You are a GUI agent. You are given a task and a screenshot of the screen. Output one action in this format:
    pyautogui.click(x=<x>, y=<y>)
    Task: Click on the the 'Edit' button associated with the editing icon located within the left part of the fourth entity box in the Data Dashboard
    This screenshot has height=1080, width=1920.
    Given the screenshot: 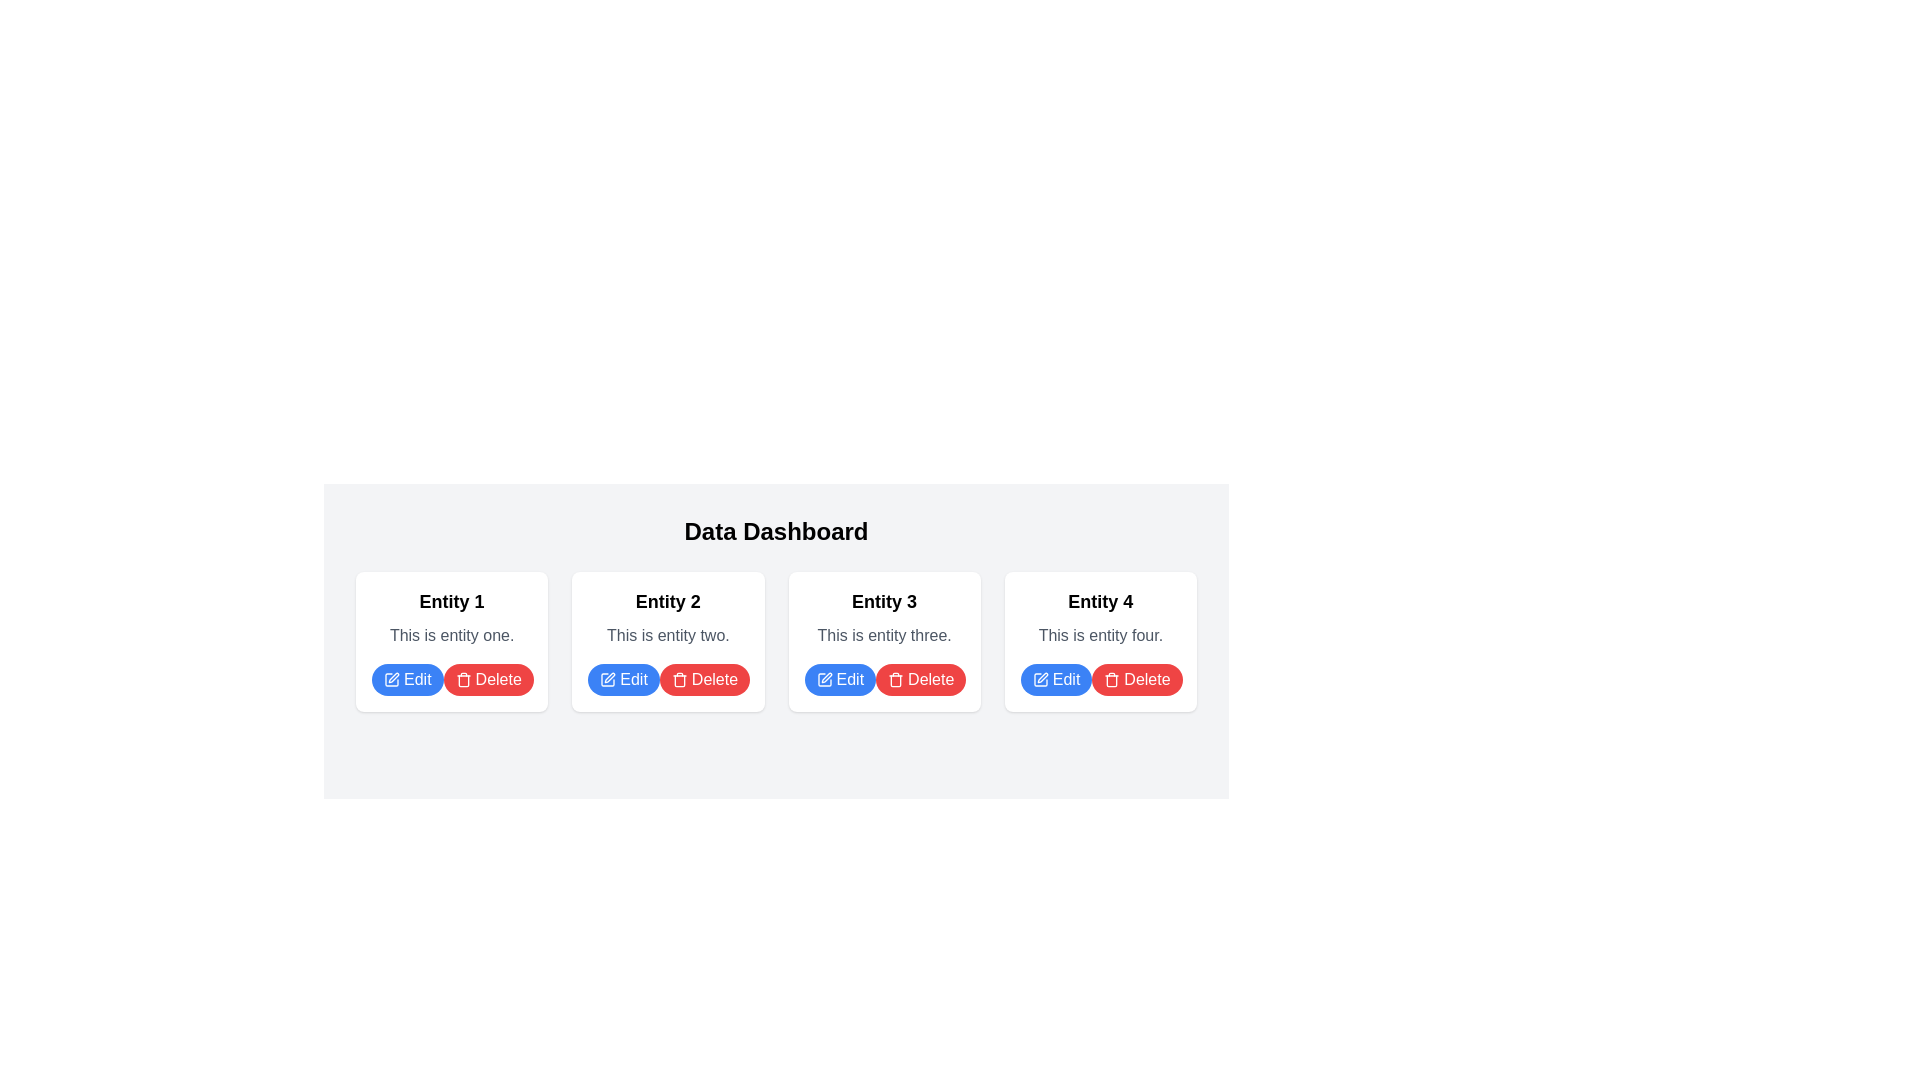 What is the action you would take?
    pyautogui.click(x=1040, y=678)
    